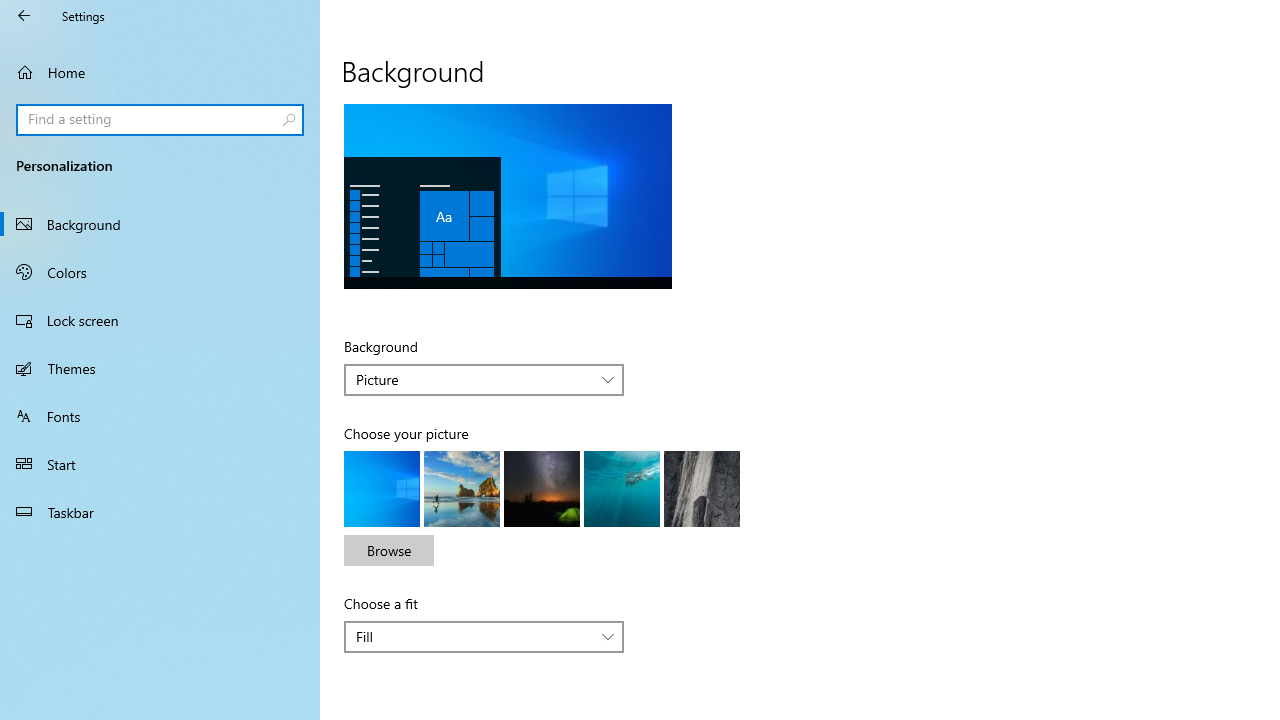  I want to click on 'Windows Spotlight Image', so click(702, 488).